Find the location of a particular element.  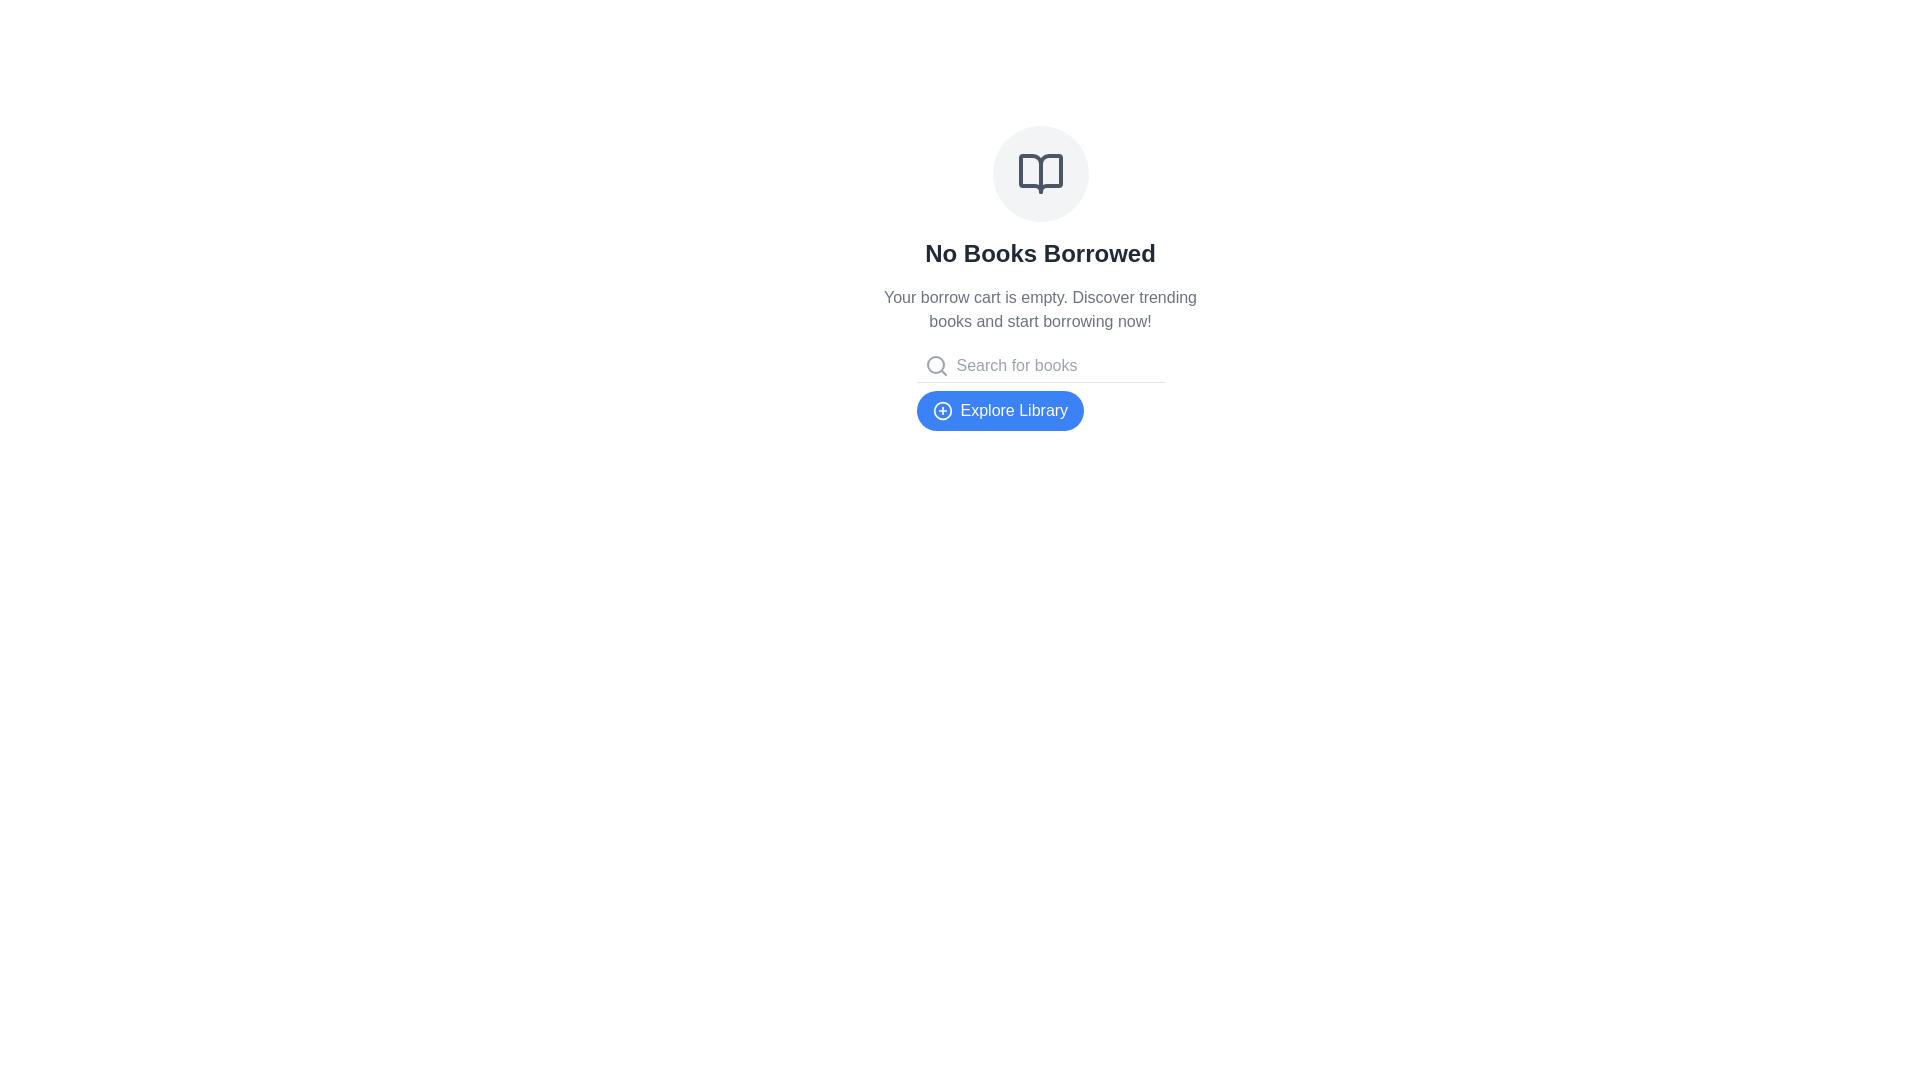

the SVG Icon representing books or reading, which is centrally located above the text 'No Books Borrowed' and has a light gray circular background is located at coordinates (1040, 172).